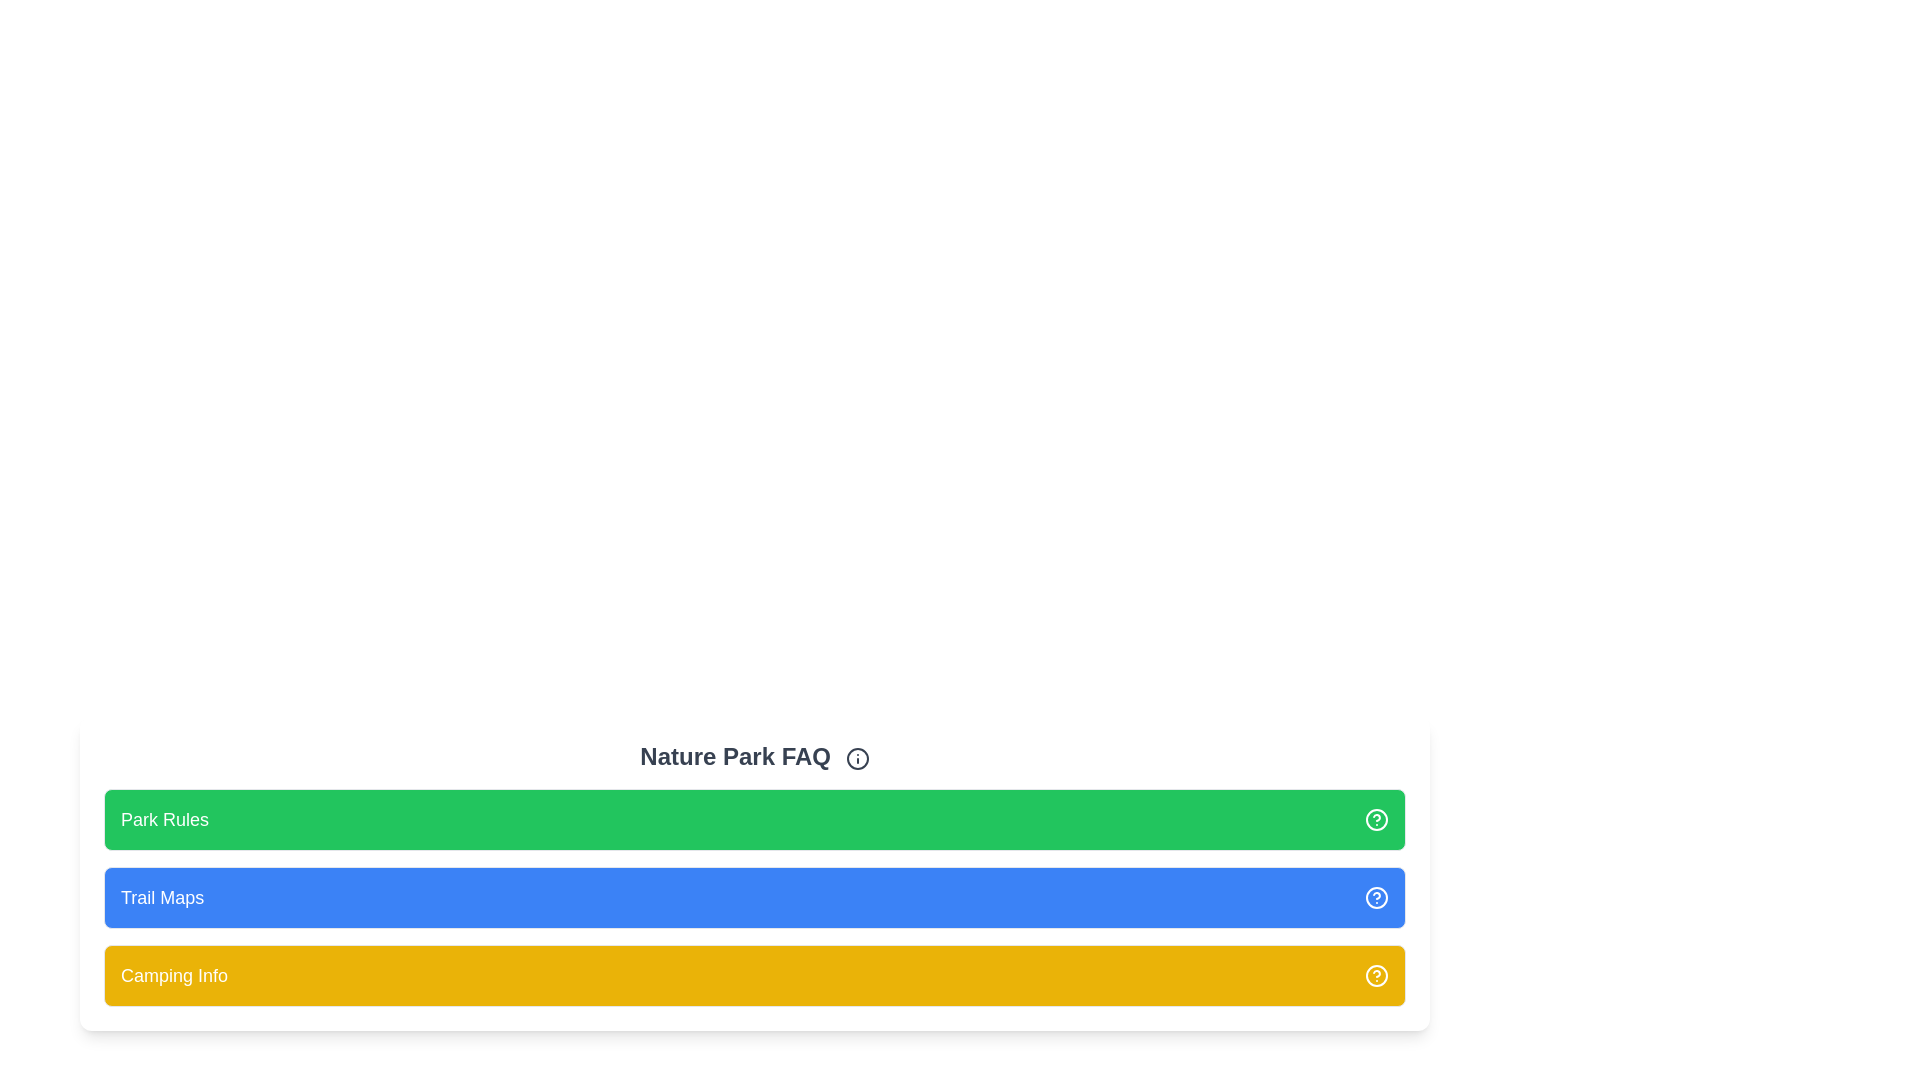 Image resolution: width=1920 pixels, height=1080 pixels. Describe the element at coordinates (857, 758) in the screenshot. I see `the circular information icon located to the right of the 'Nature Park FAQ' title text` at that location.